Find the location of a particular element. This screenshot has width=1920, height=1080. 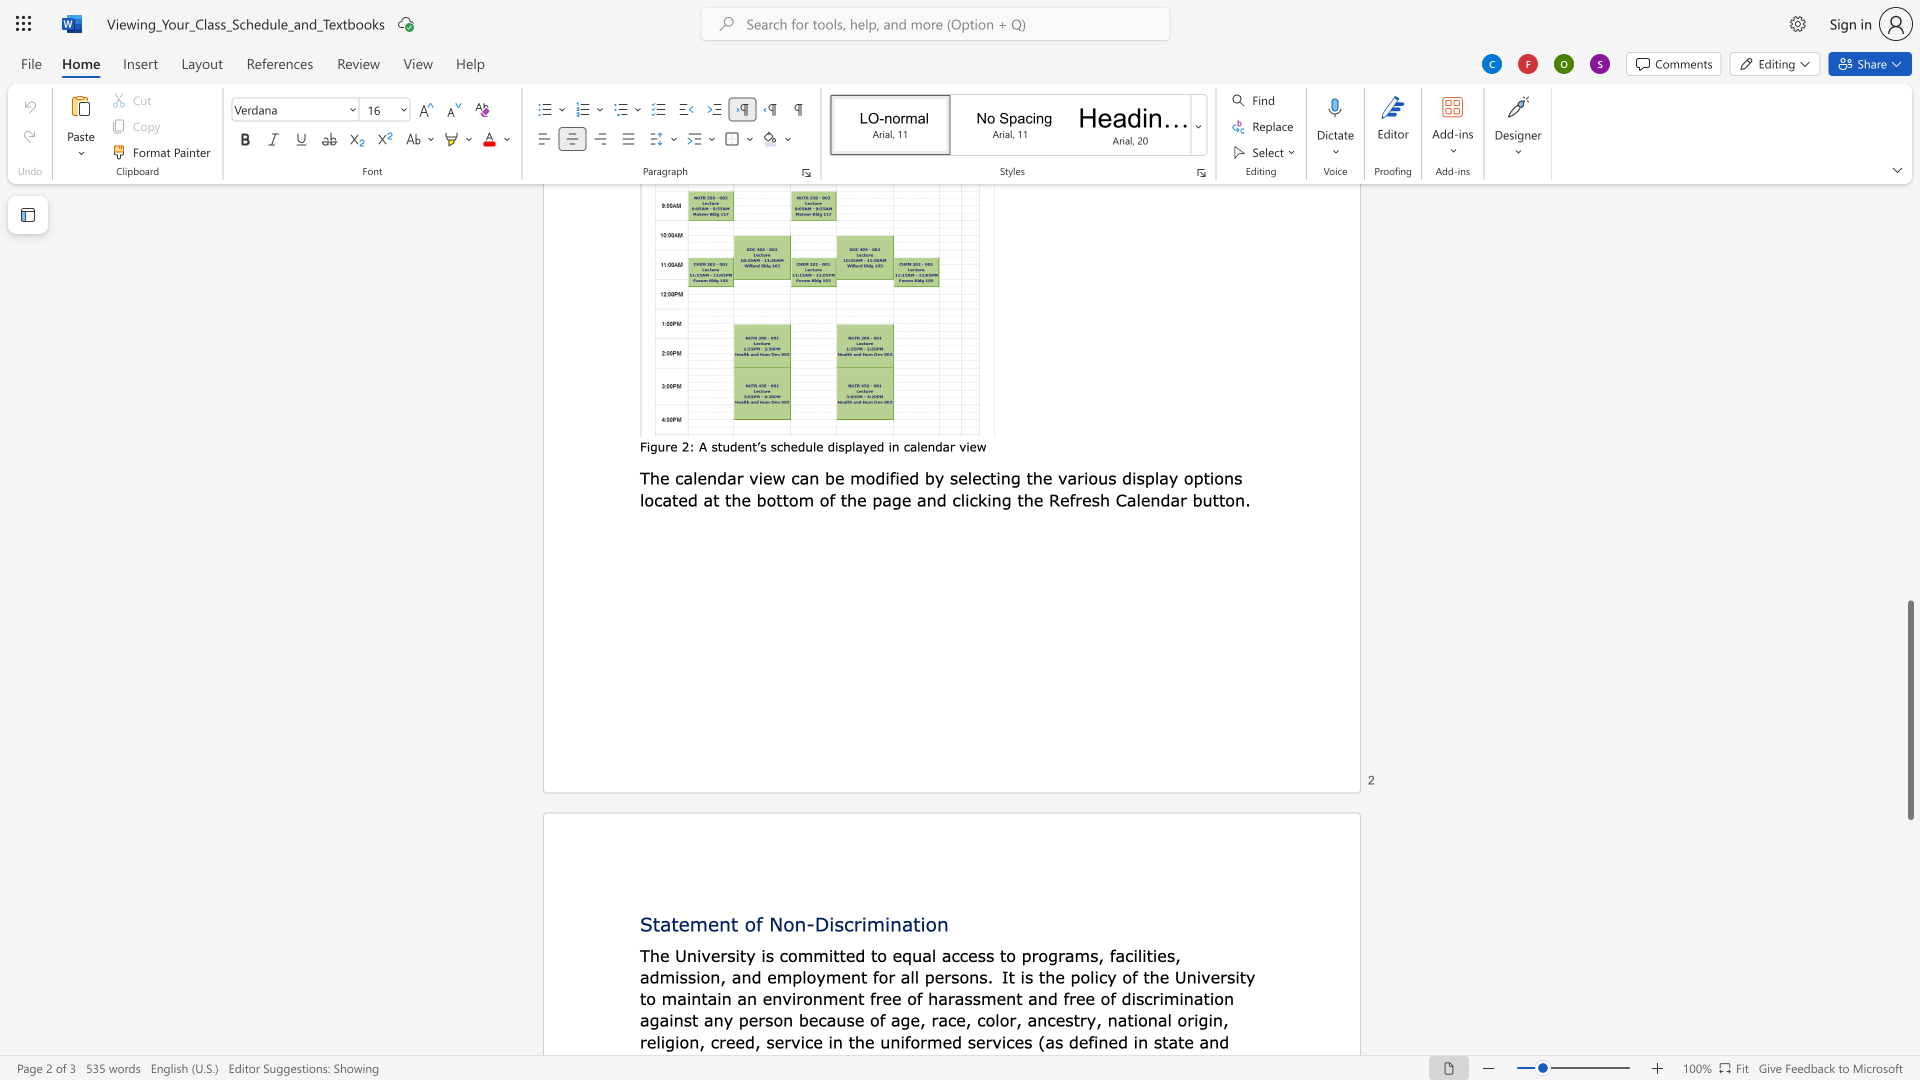

the scrollbar to move the content higher is located at coordinates (1909, 589).